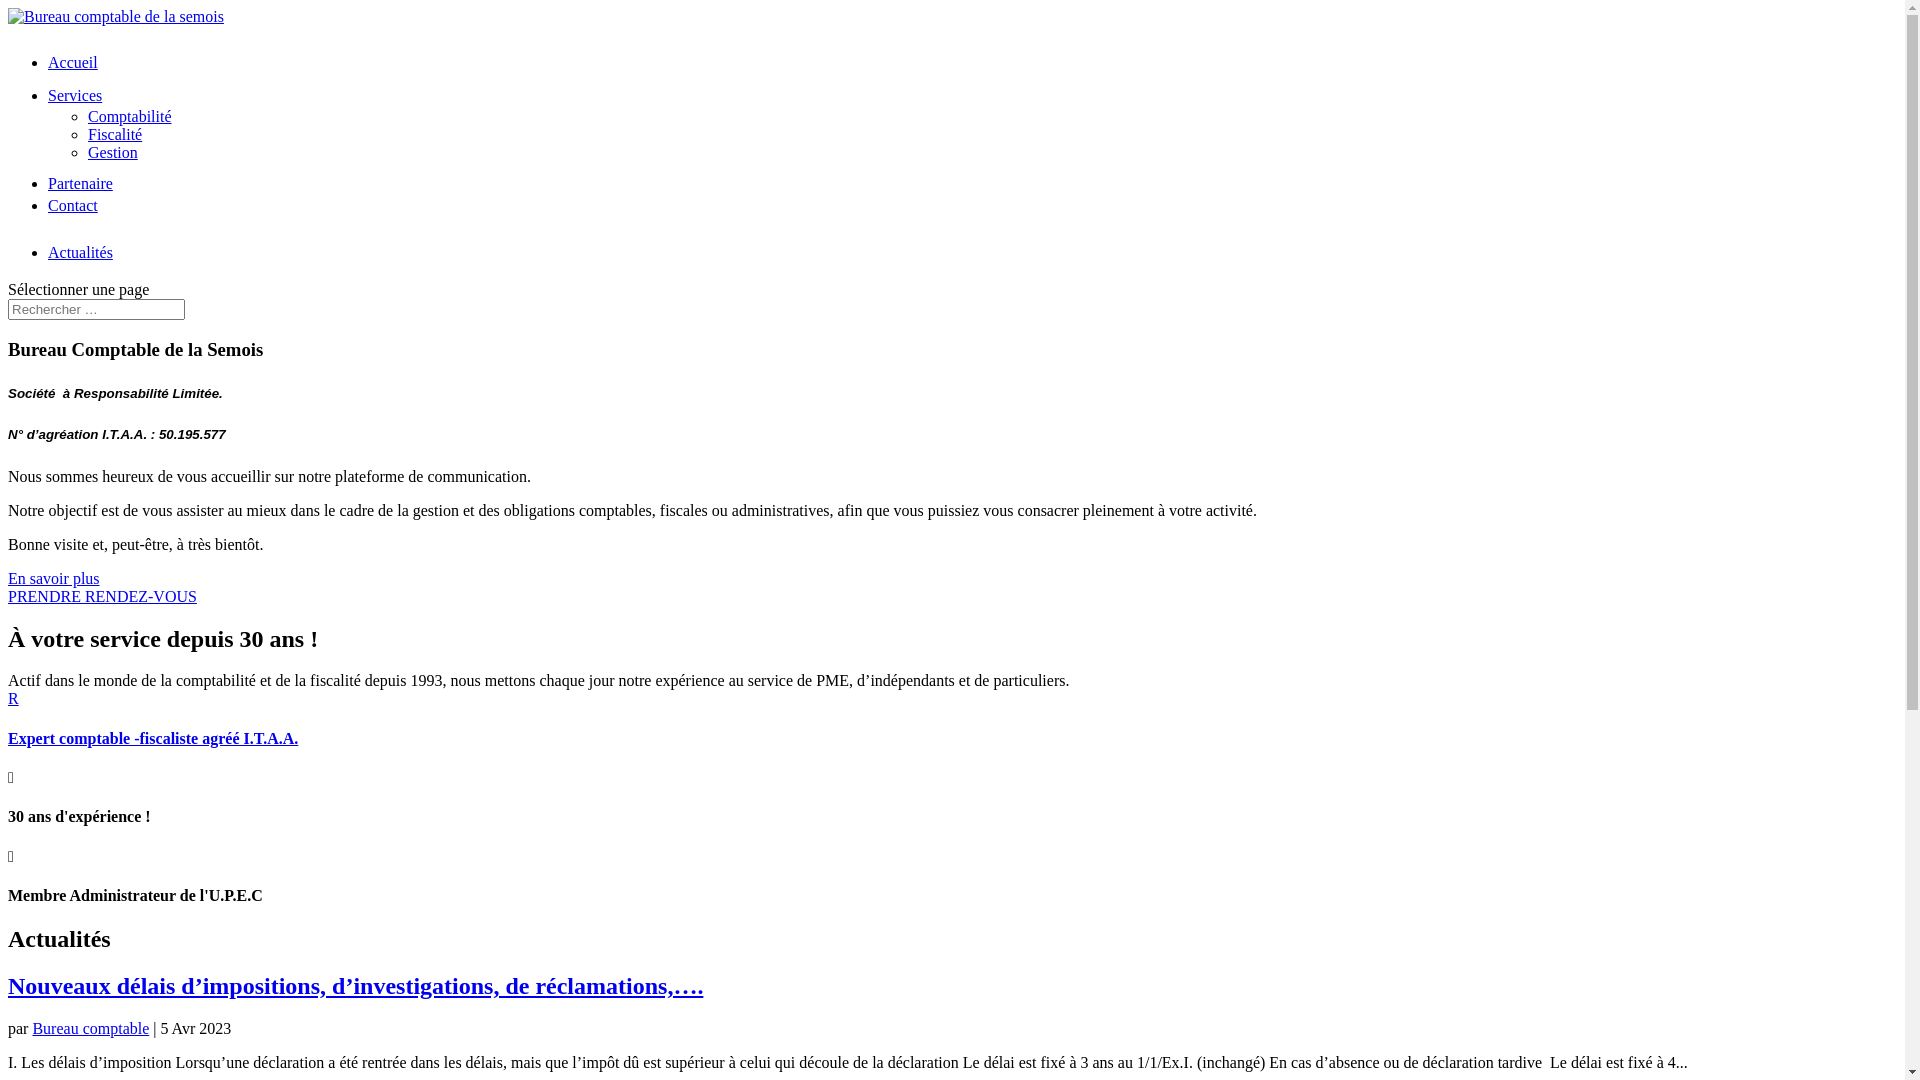 Image resolution: width=1920 pixels, height=1080 pixels. What do you see at coordinates (72, 205) in the screenshot?
I see `'Contact'` at bounding box center [72, 205].